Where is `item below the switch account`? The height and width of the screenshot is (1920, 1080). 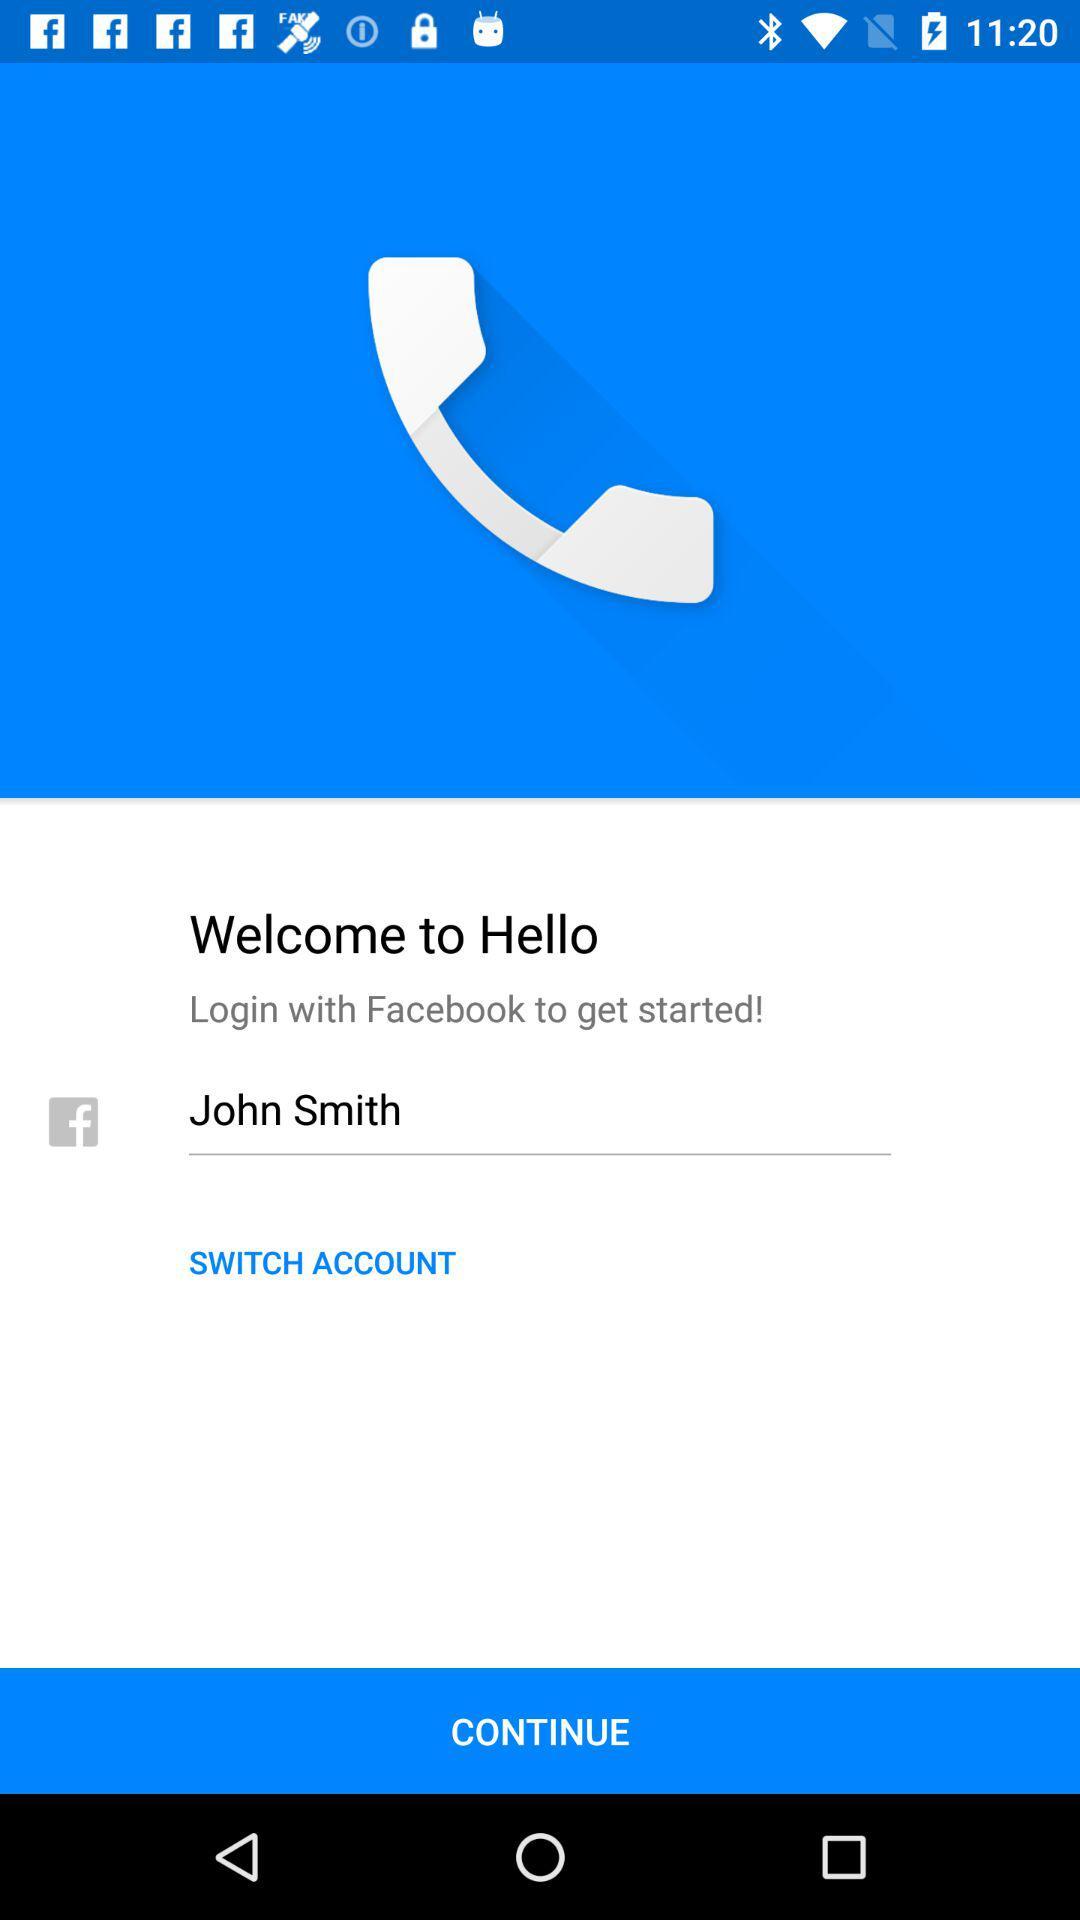
item below the switch account is located at coordinates (540, 1730).